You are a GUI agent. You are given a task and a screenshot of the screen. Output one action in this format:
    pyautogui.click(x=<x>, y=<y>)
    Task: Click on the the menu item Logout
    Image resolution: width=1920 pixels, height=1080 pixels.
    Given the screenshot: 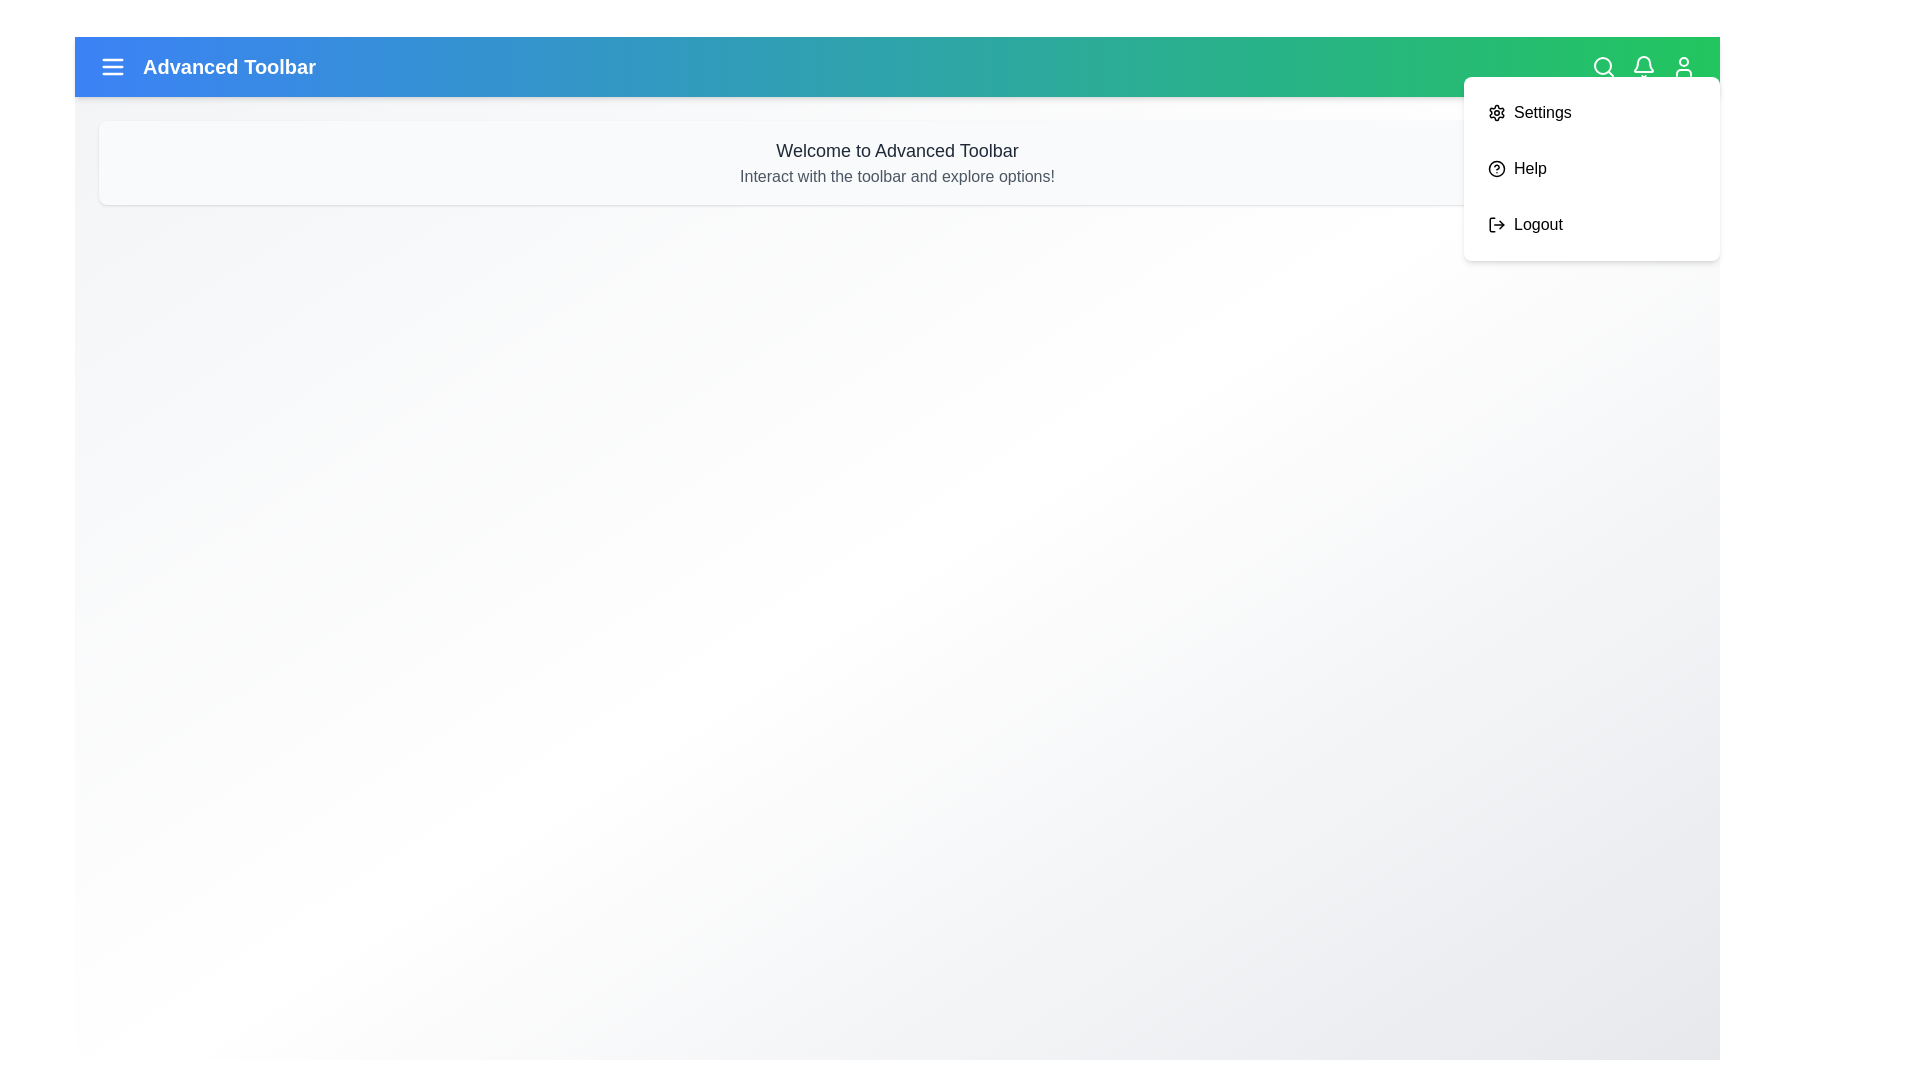 What is the action you would take?
    pyautogui.click(x=1591, y=224)
    